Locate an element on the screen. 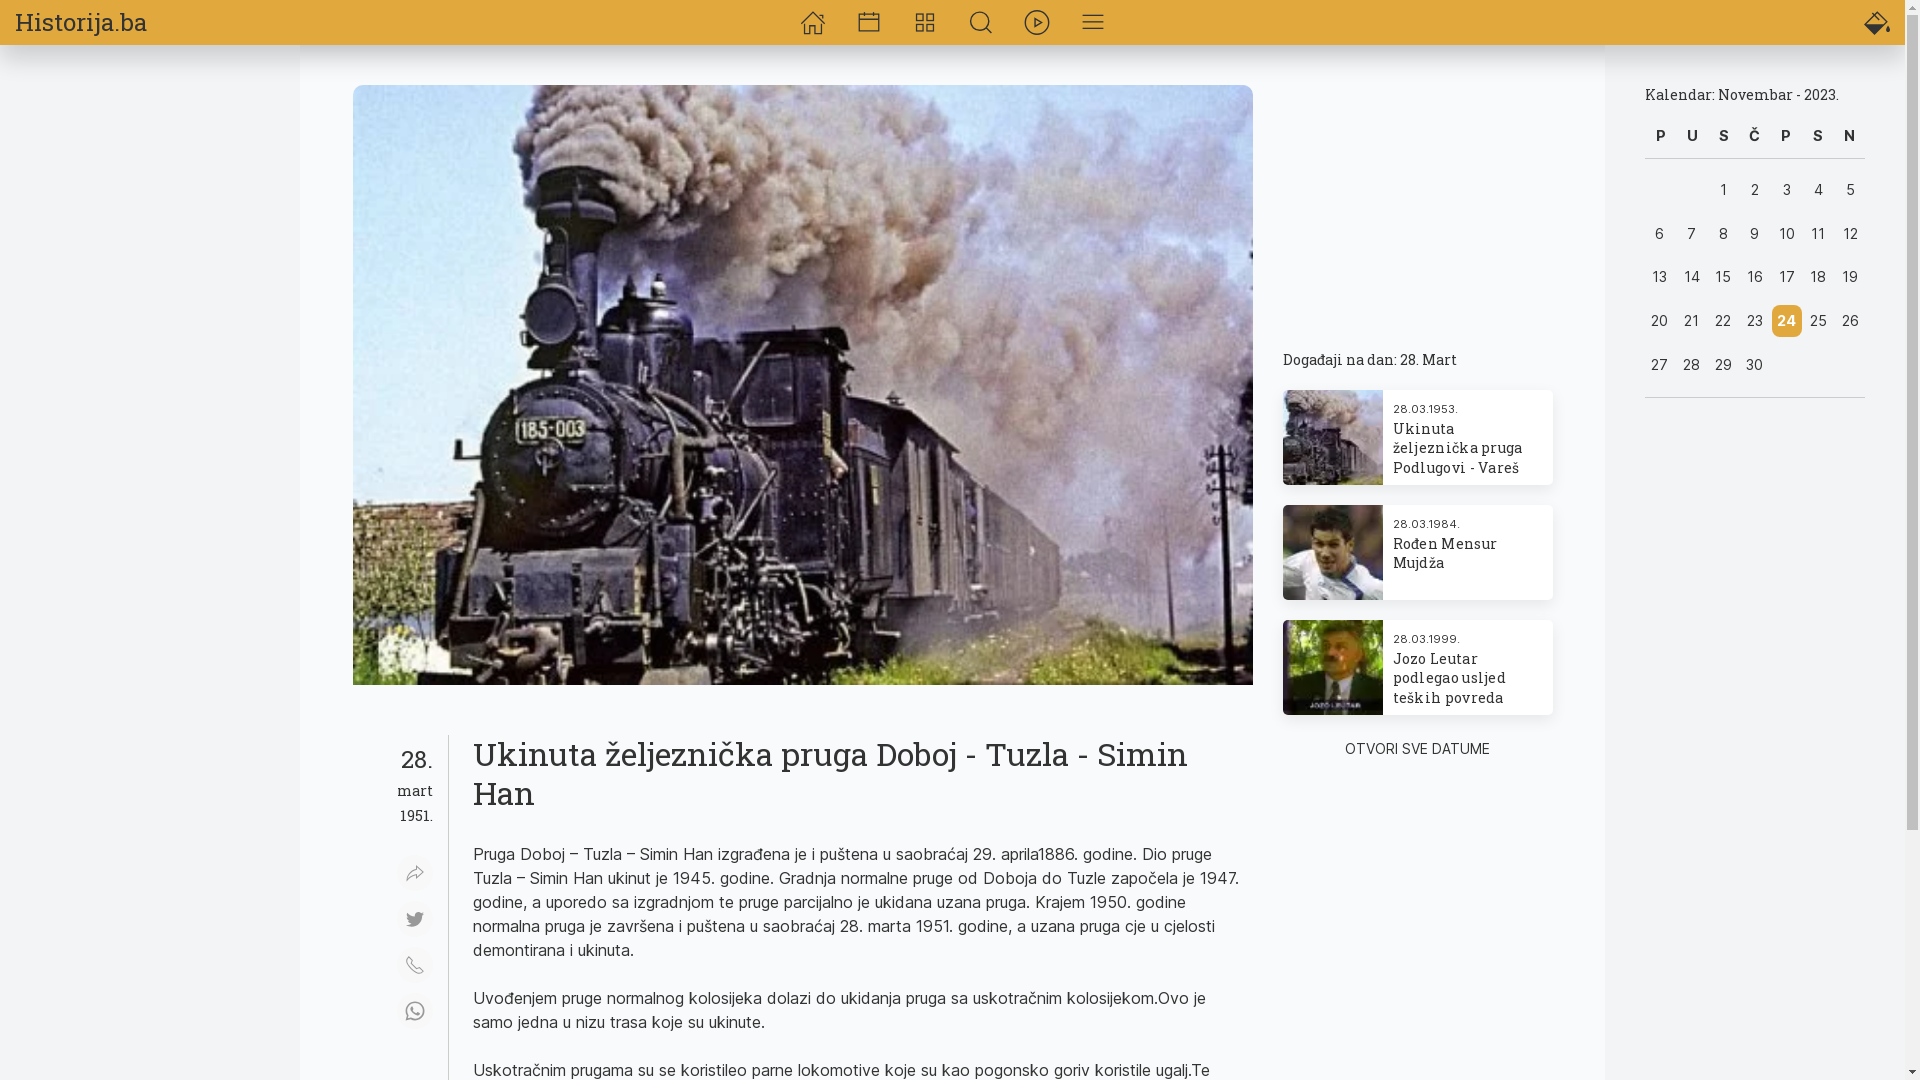 The width and height of the screenshot is (1920, 1080). '16' is located at coordinates (1754, 277).